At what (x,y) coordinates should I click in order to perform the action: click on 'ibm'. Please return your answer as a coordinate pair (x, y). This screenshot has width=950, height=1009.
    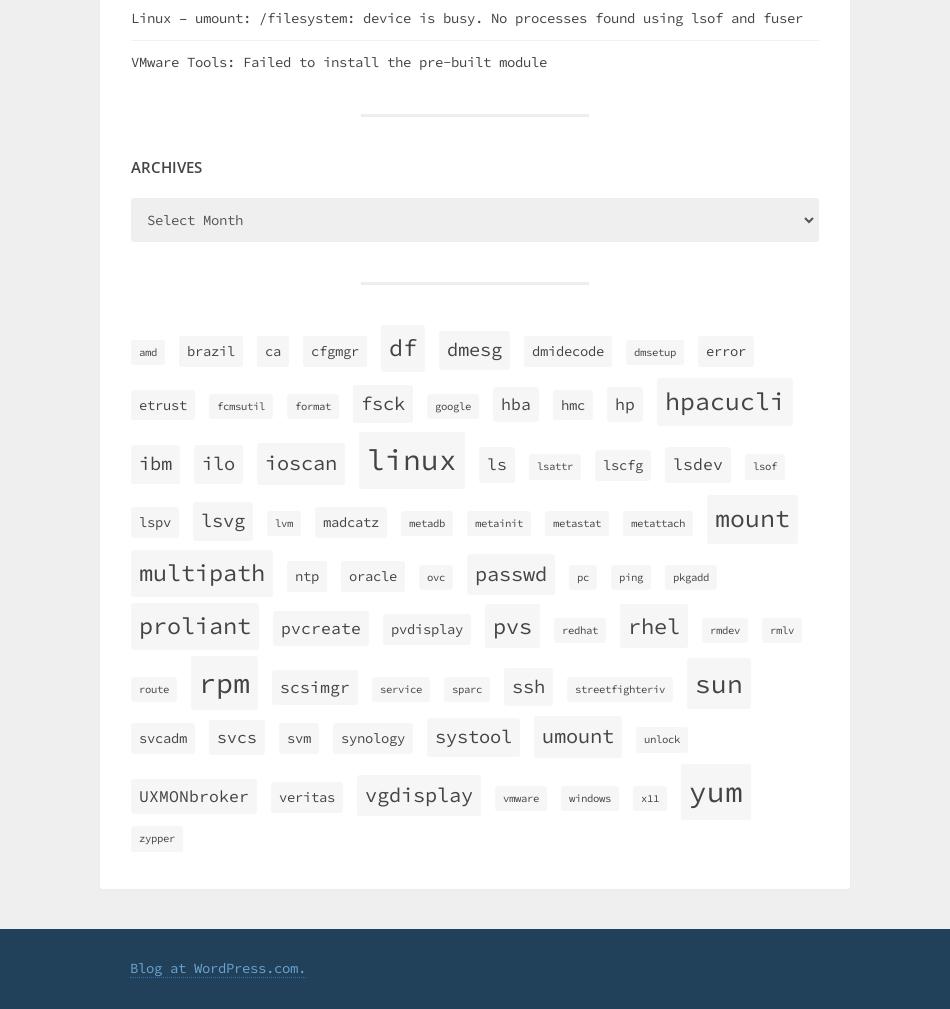
    Looking at the image, I should click on (155, 462).